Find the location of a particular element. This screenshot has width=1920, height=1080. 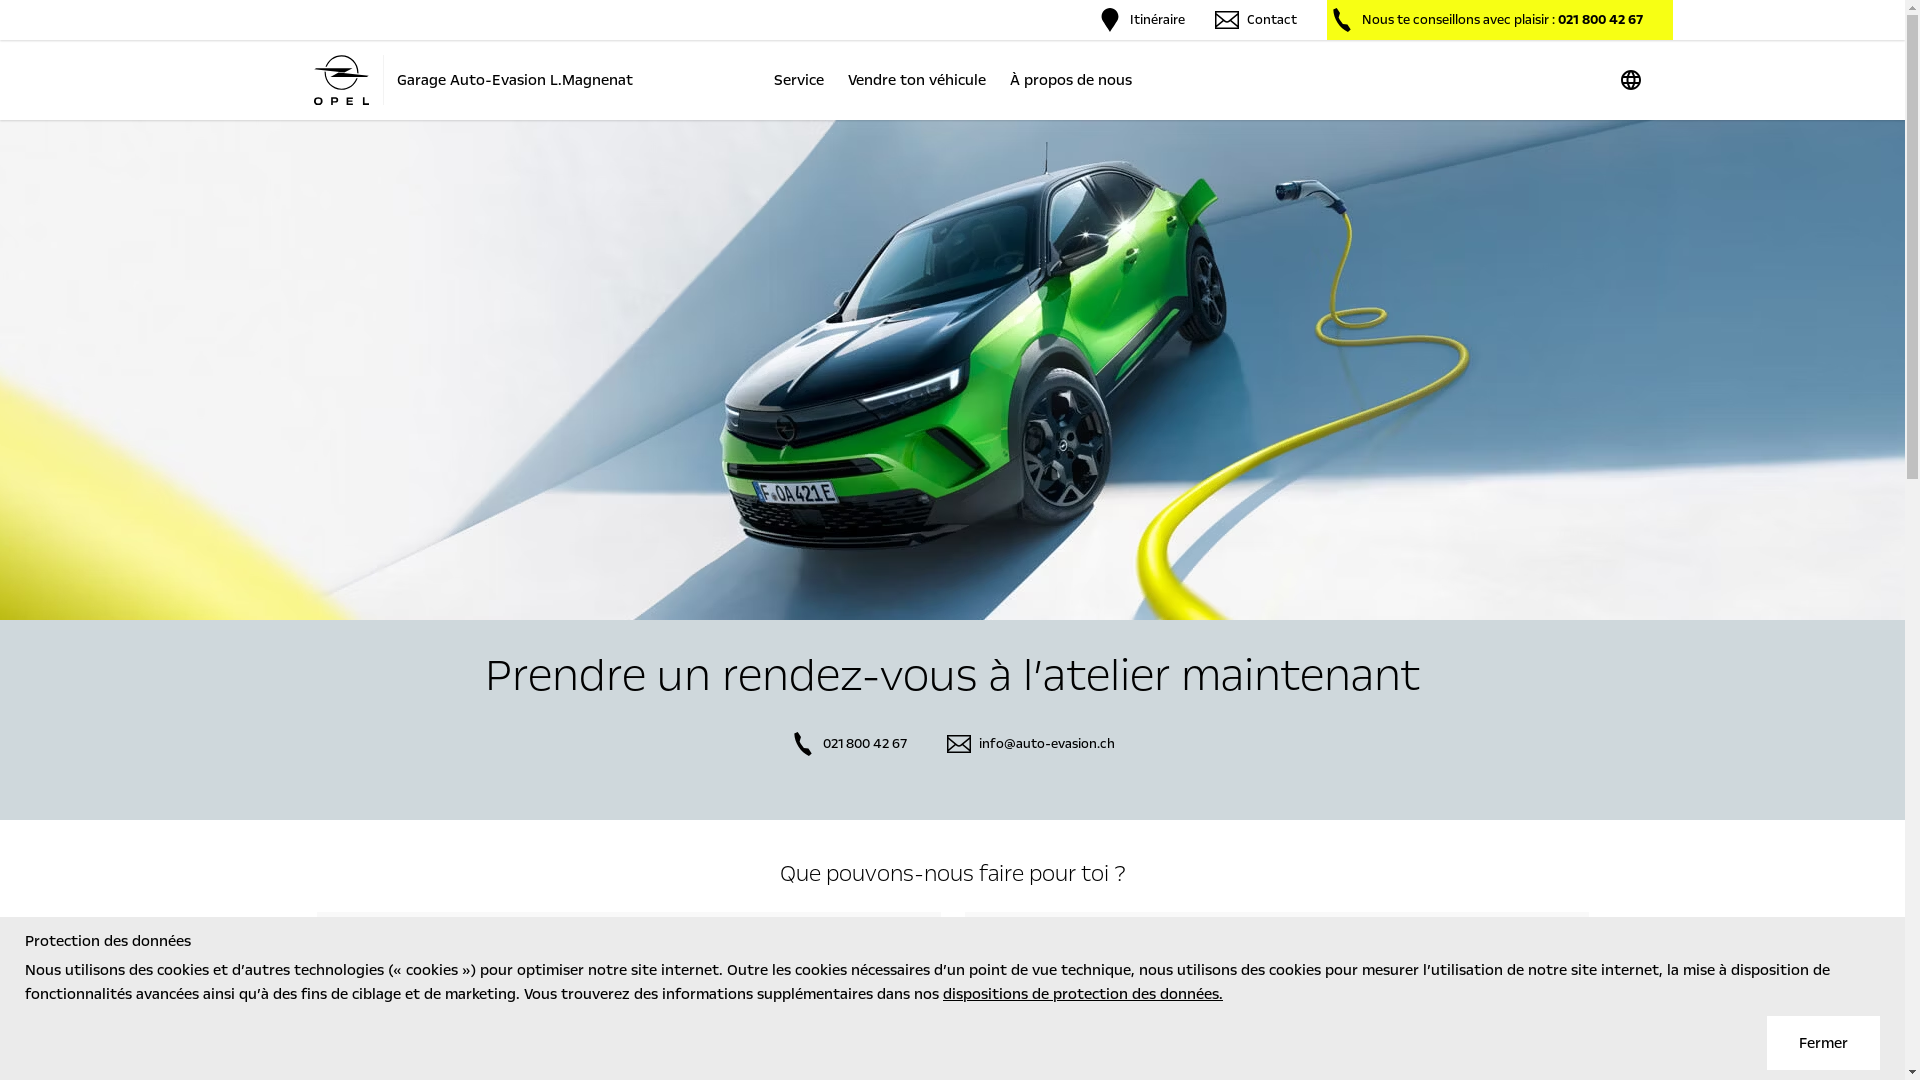

'Contact' is located at coordinates (1213, 19).